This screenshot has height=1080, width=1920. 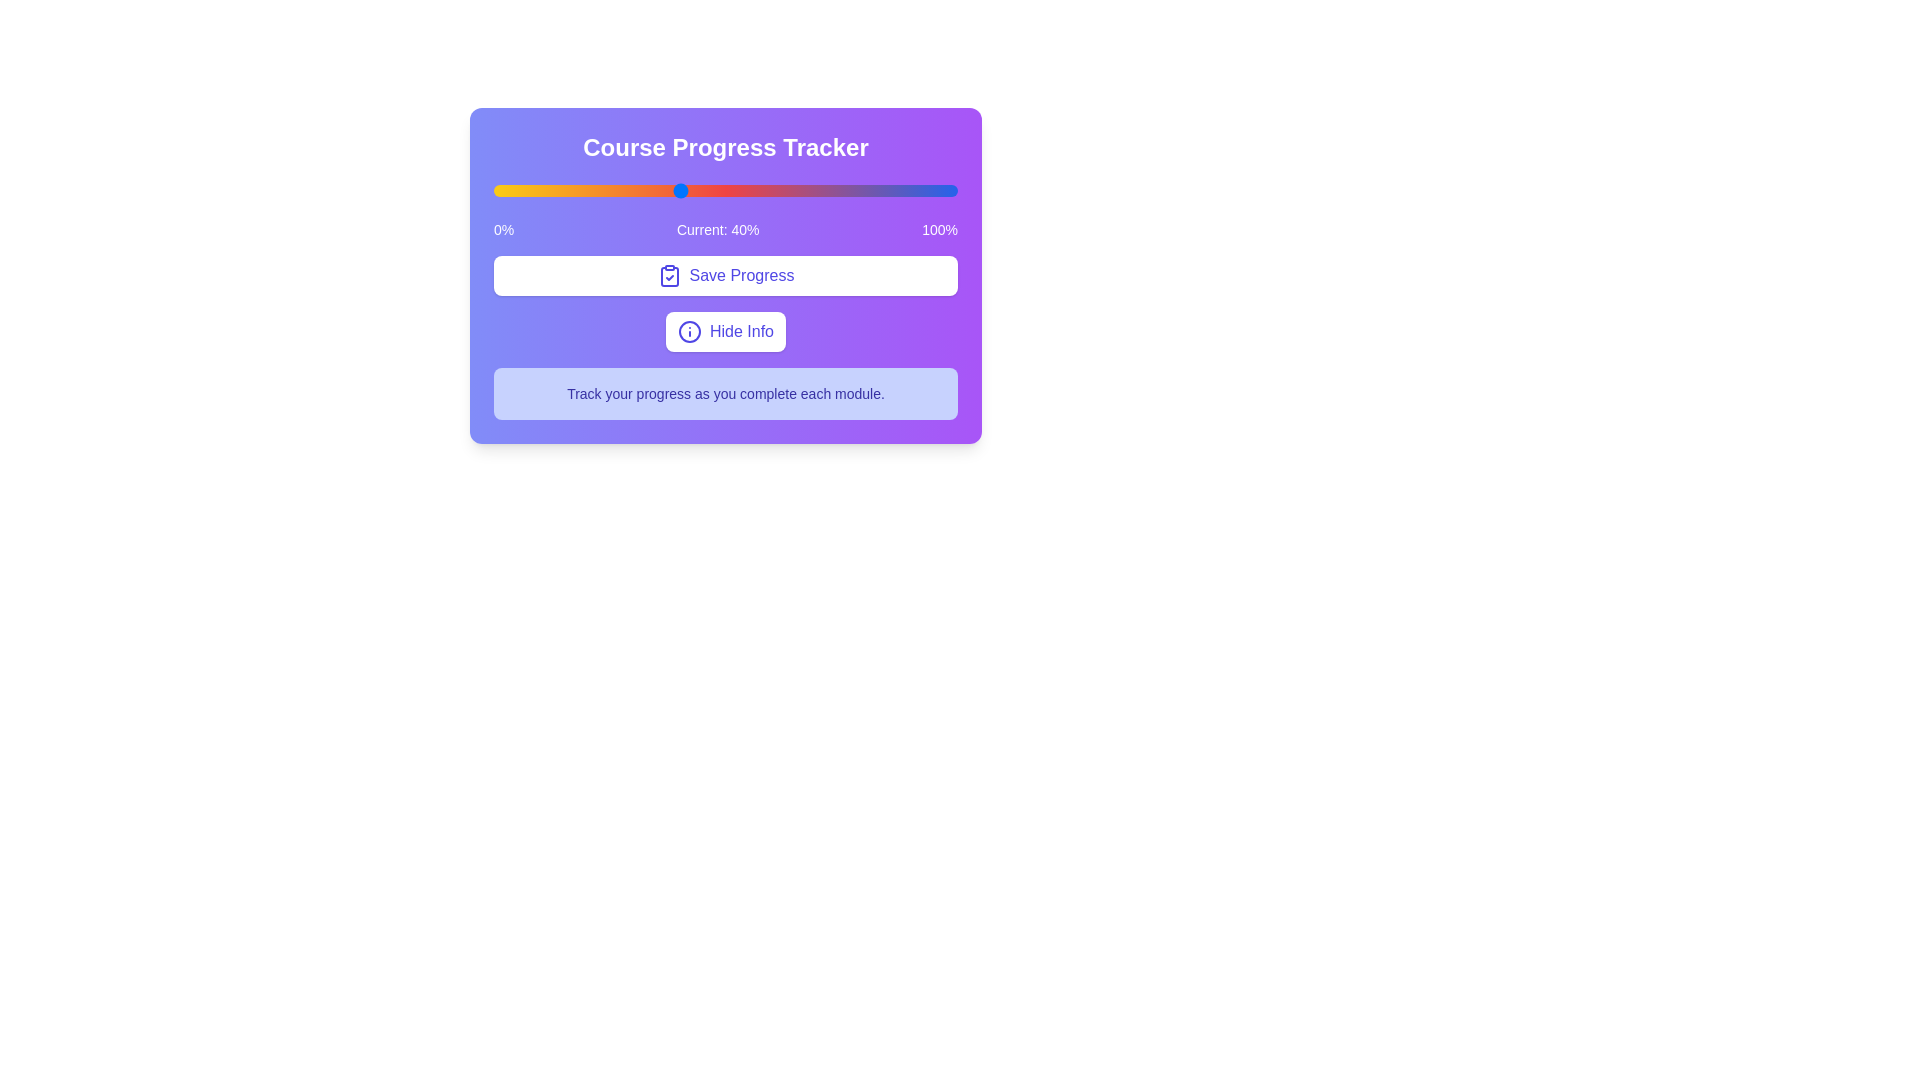 What do you see at coordinates (724, 330) in the screenshot?
I see `the 'Hide Info' button, which has a white background and indigo text, located below the 'Save Progress' button` at bounding box center [724, 330].